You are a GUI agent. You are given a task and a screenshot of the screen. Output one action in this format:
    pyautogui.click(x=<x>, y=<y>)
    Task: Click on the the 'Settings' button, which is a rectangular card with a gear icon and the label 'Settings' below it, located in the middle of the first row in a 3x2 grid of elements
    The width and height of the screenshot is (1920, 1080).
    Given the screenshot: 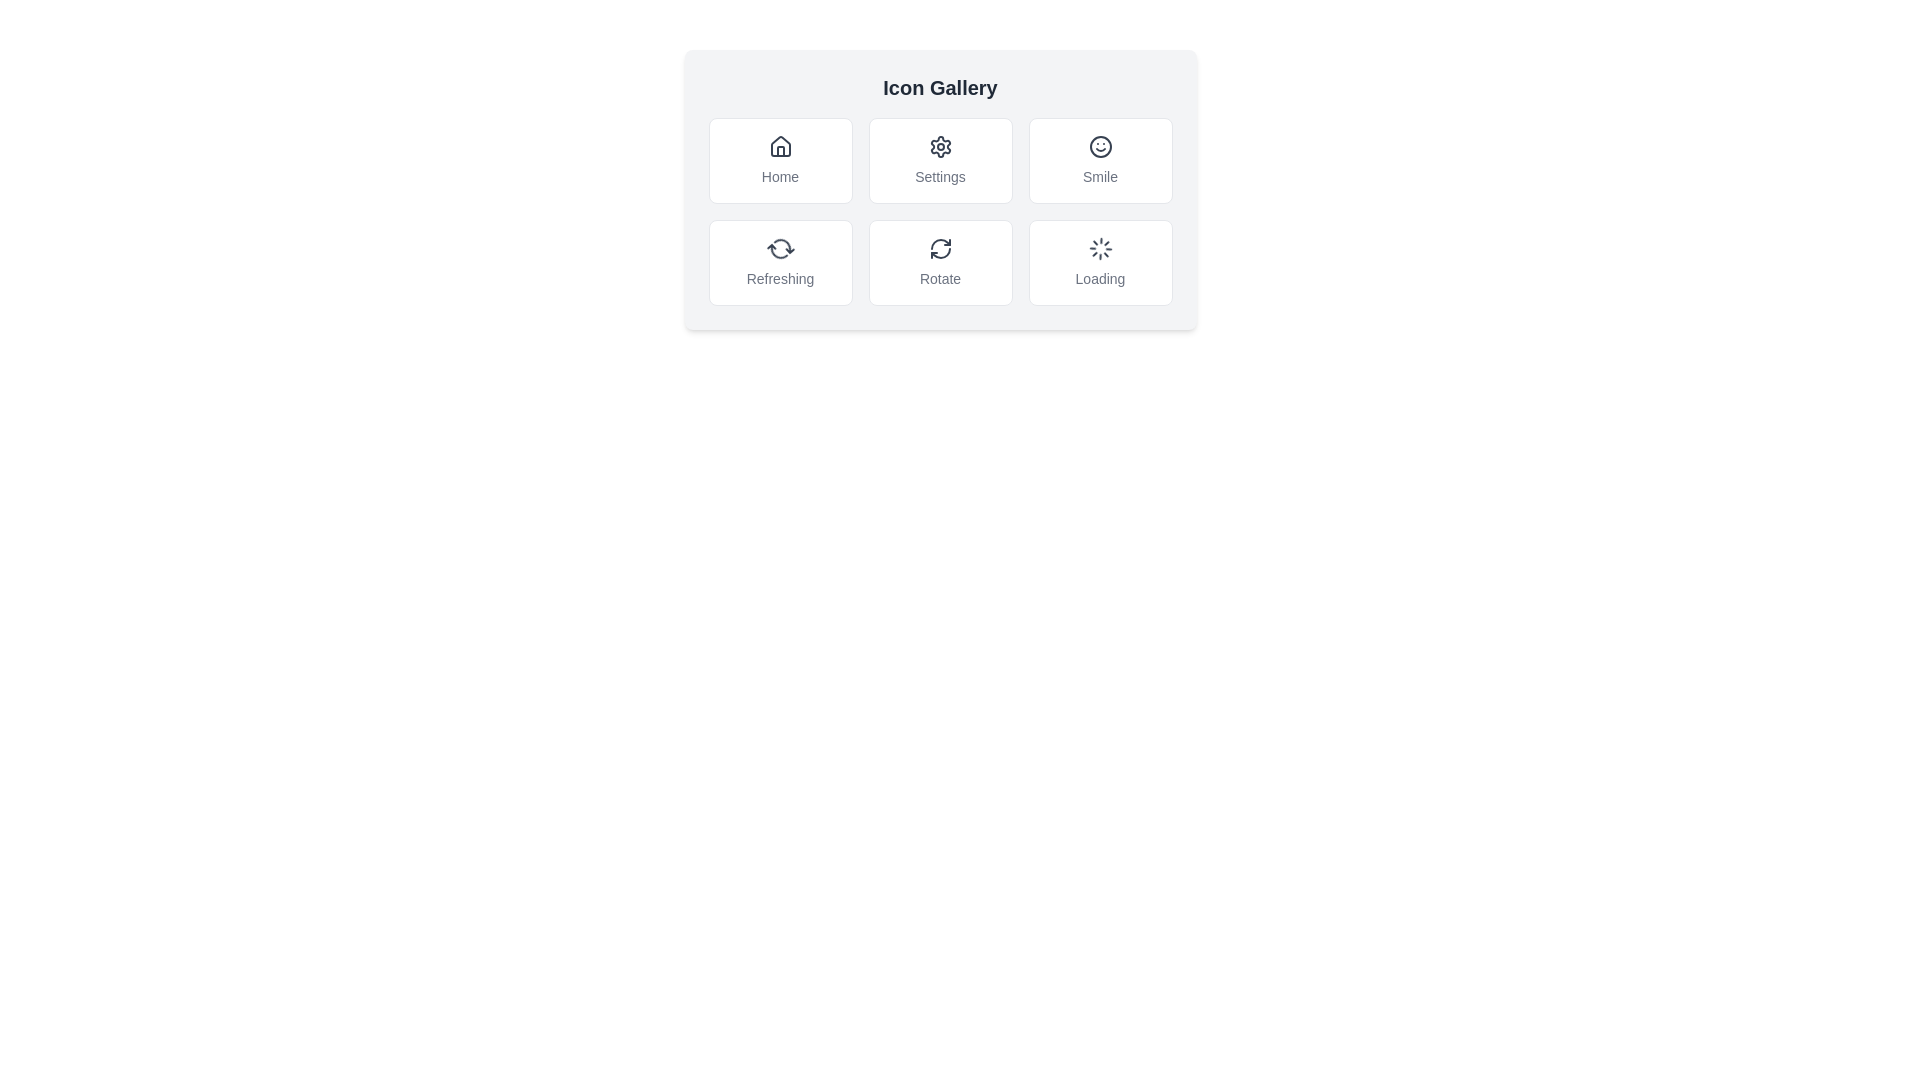 What is the action you would take?
    pyautogui.click(x=939, y=189)
    